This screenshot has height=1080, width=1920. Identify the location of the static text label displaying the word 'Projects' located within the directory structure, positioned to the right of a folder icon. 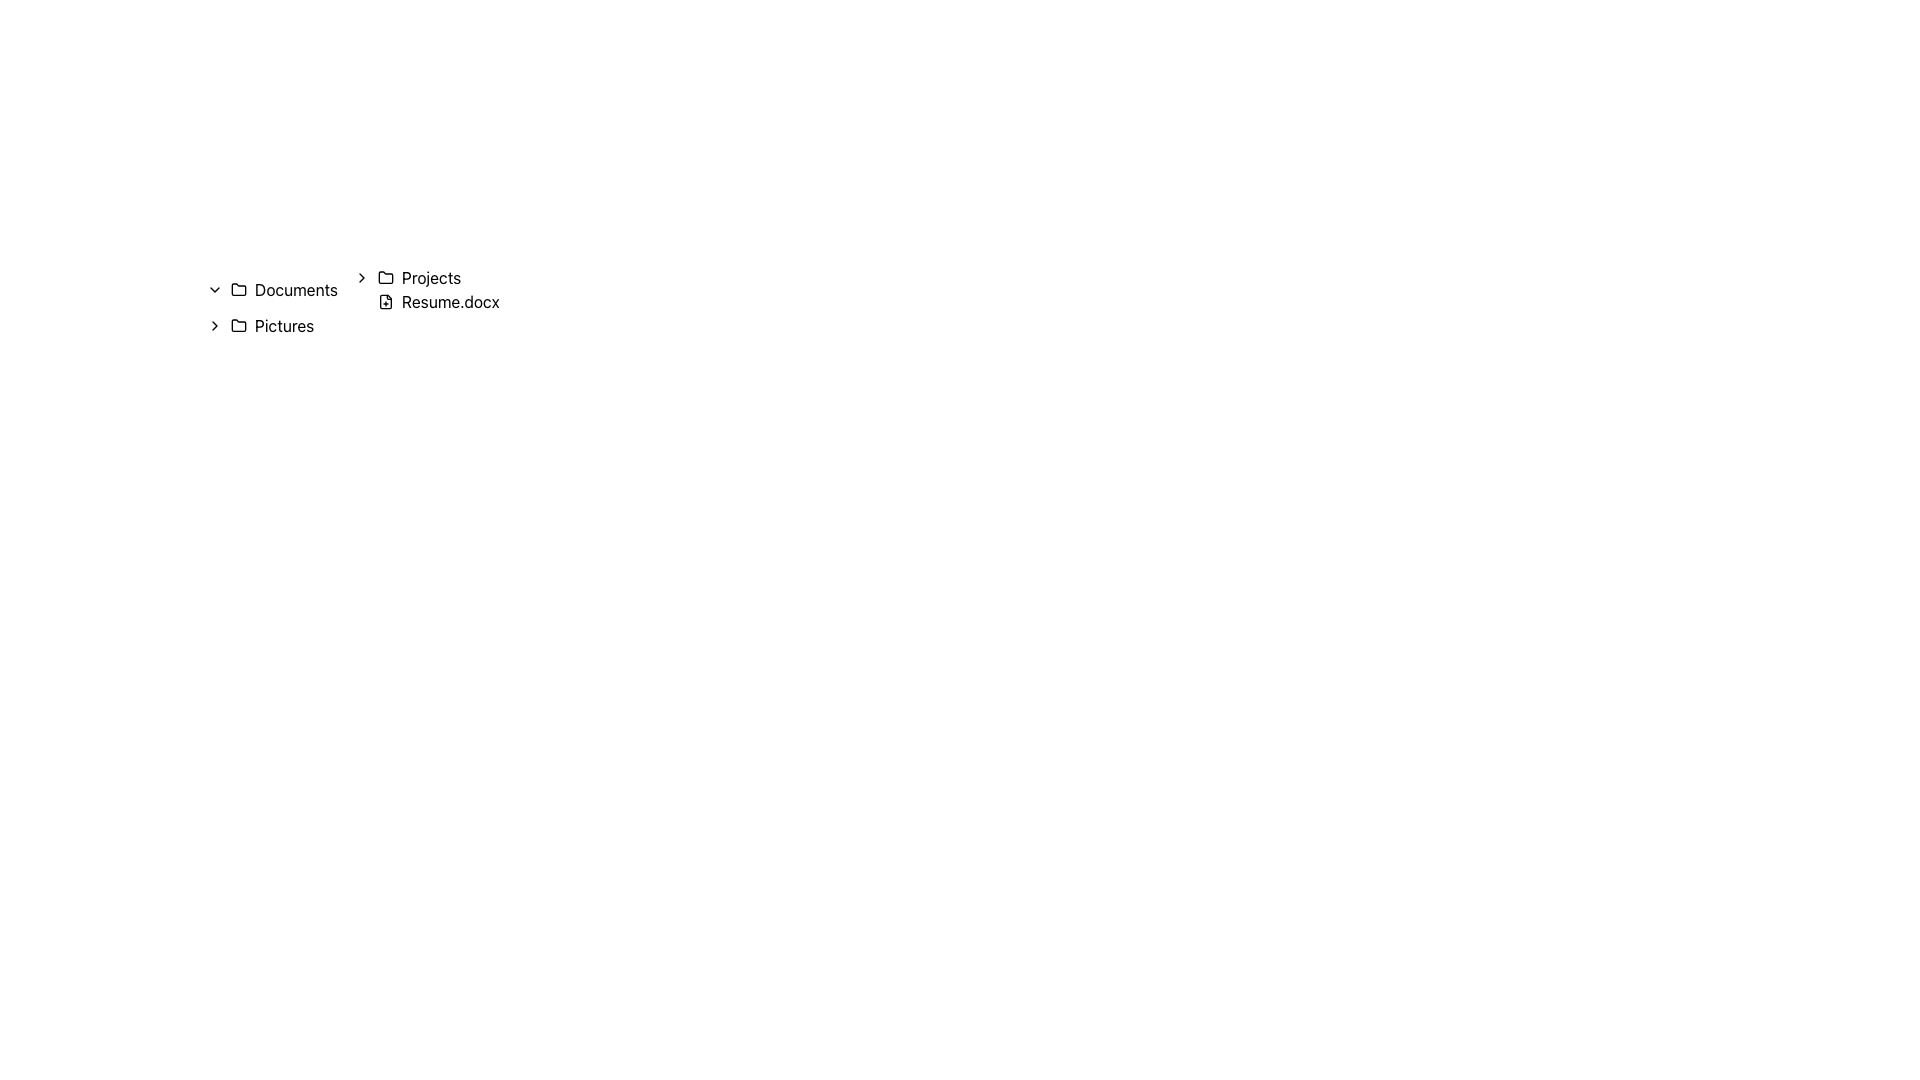
(430, 277).